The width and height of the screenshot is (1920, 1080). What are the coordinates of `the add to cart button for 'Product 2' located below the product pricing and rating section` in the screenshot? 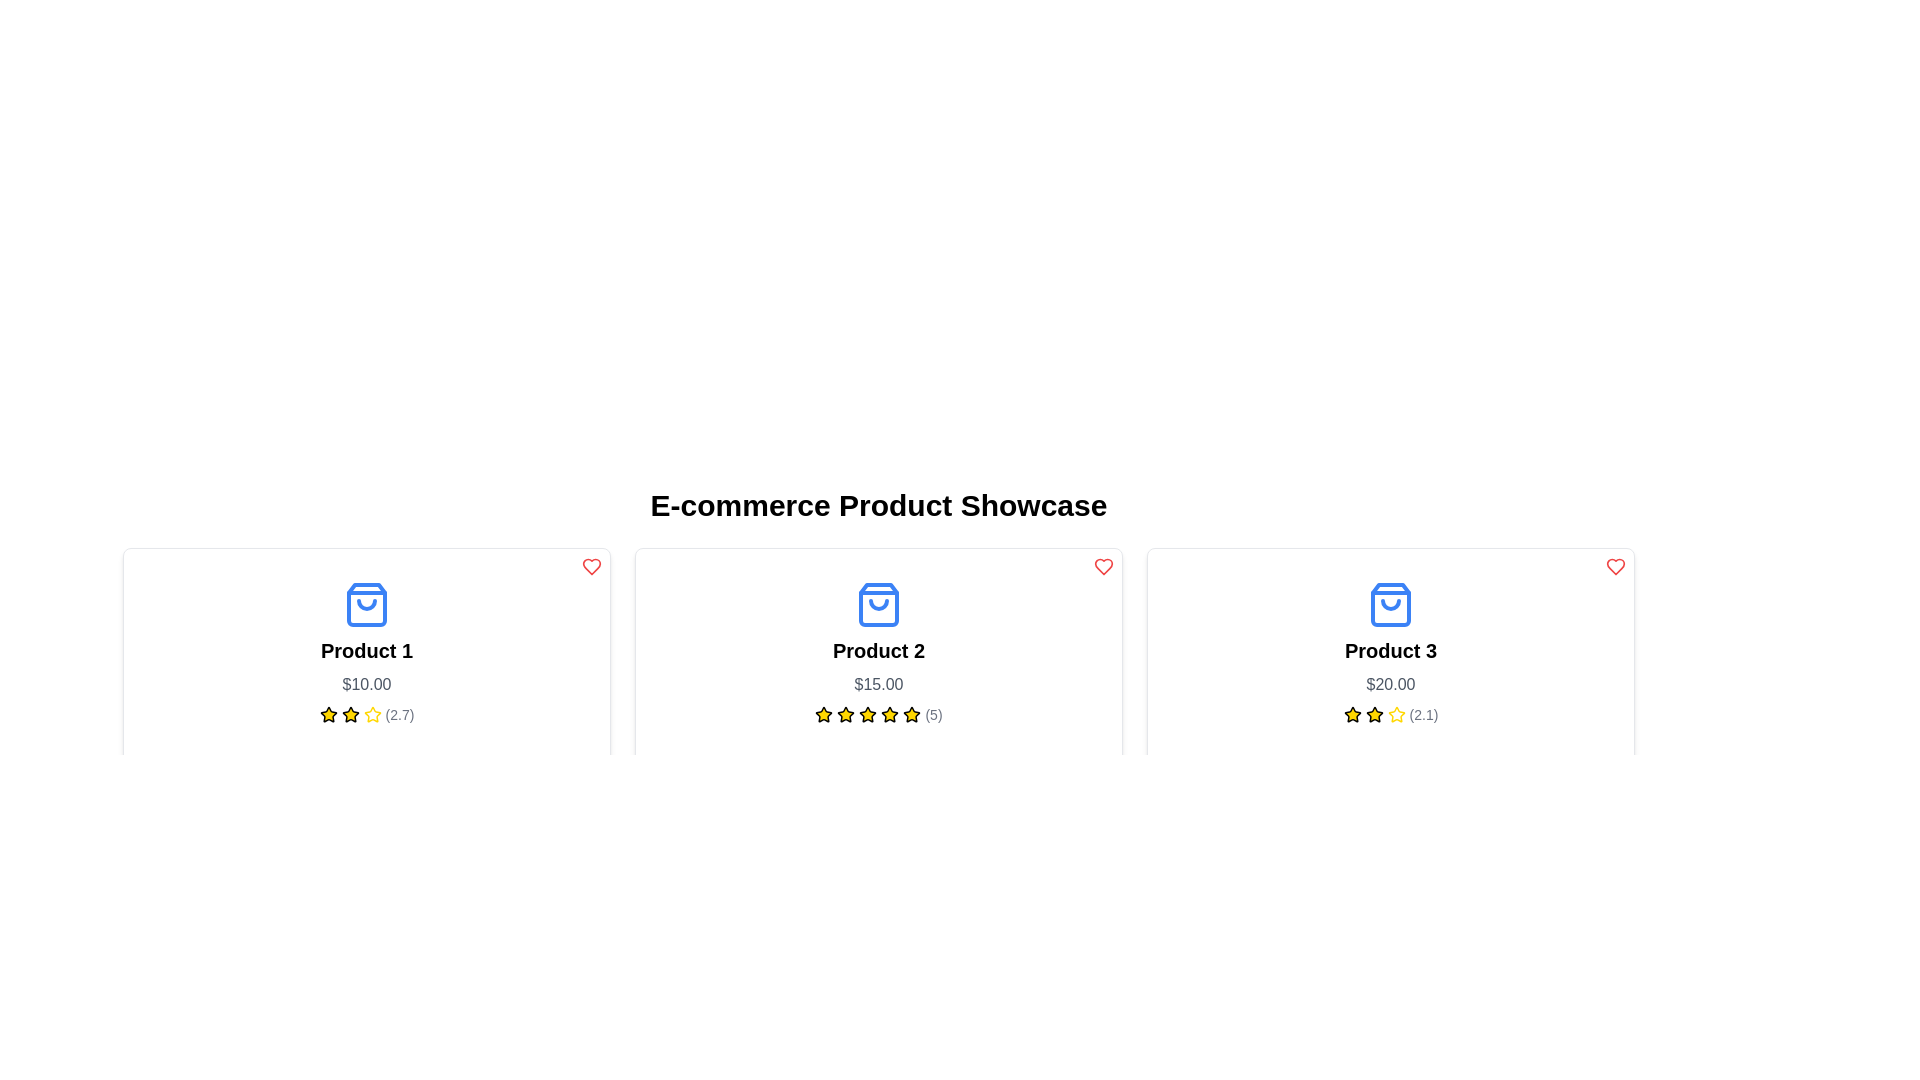 It's located at (878, 775).